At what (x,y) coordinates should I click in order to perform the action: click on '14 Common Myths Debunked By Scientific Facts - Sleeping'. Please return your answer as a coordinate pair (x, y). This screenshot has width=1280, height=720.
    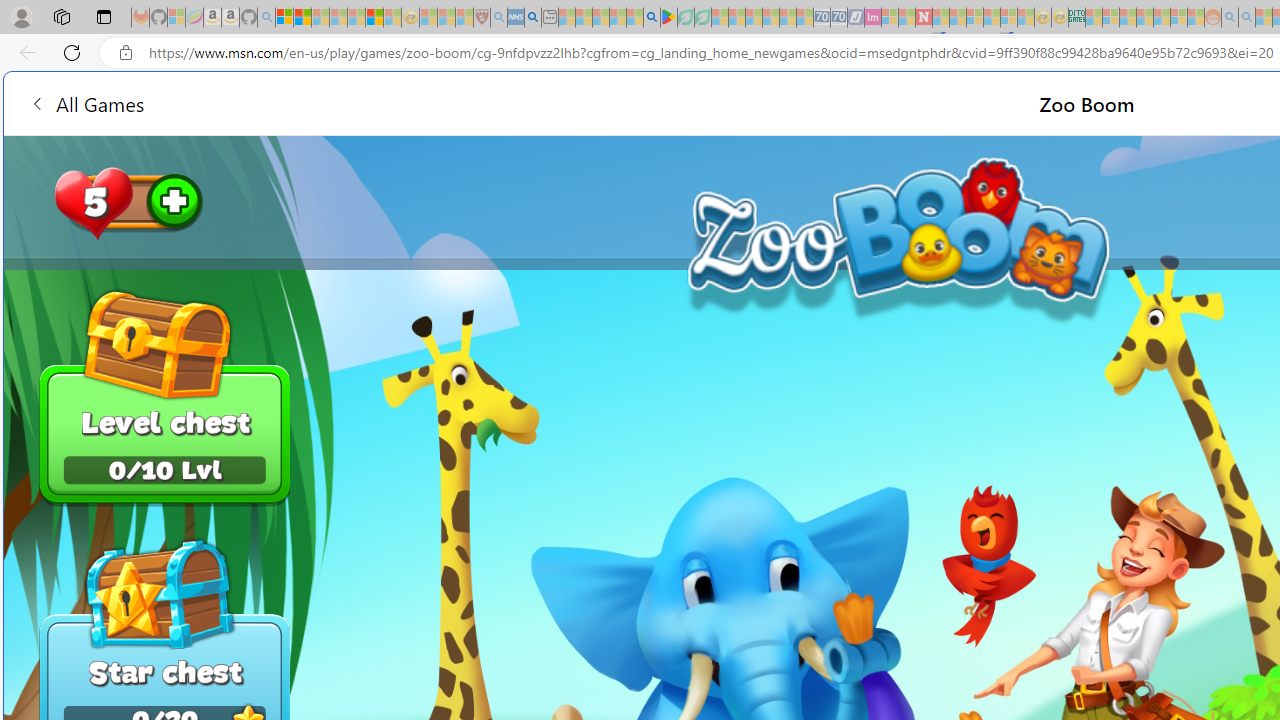
    Looking at the image, I should click on (957, 17).